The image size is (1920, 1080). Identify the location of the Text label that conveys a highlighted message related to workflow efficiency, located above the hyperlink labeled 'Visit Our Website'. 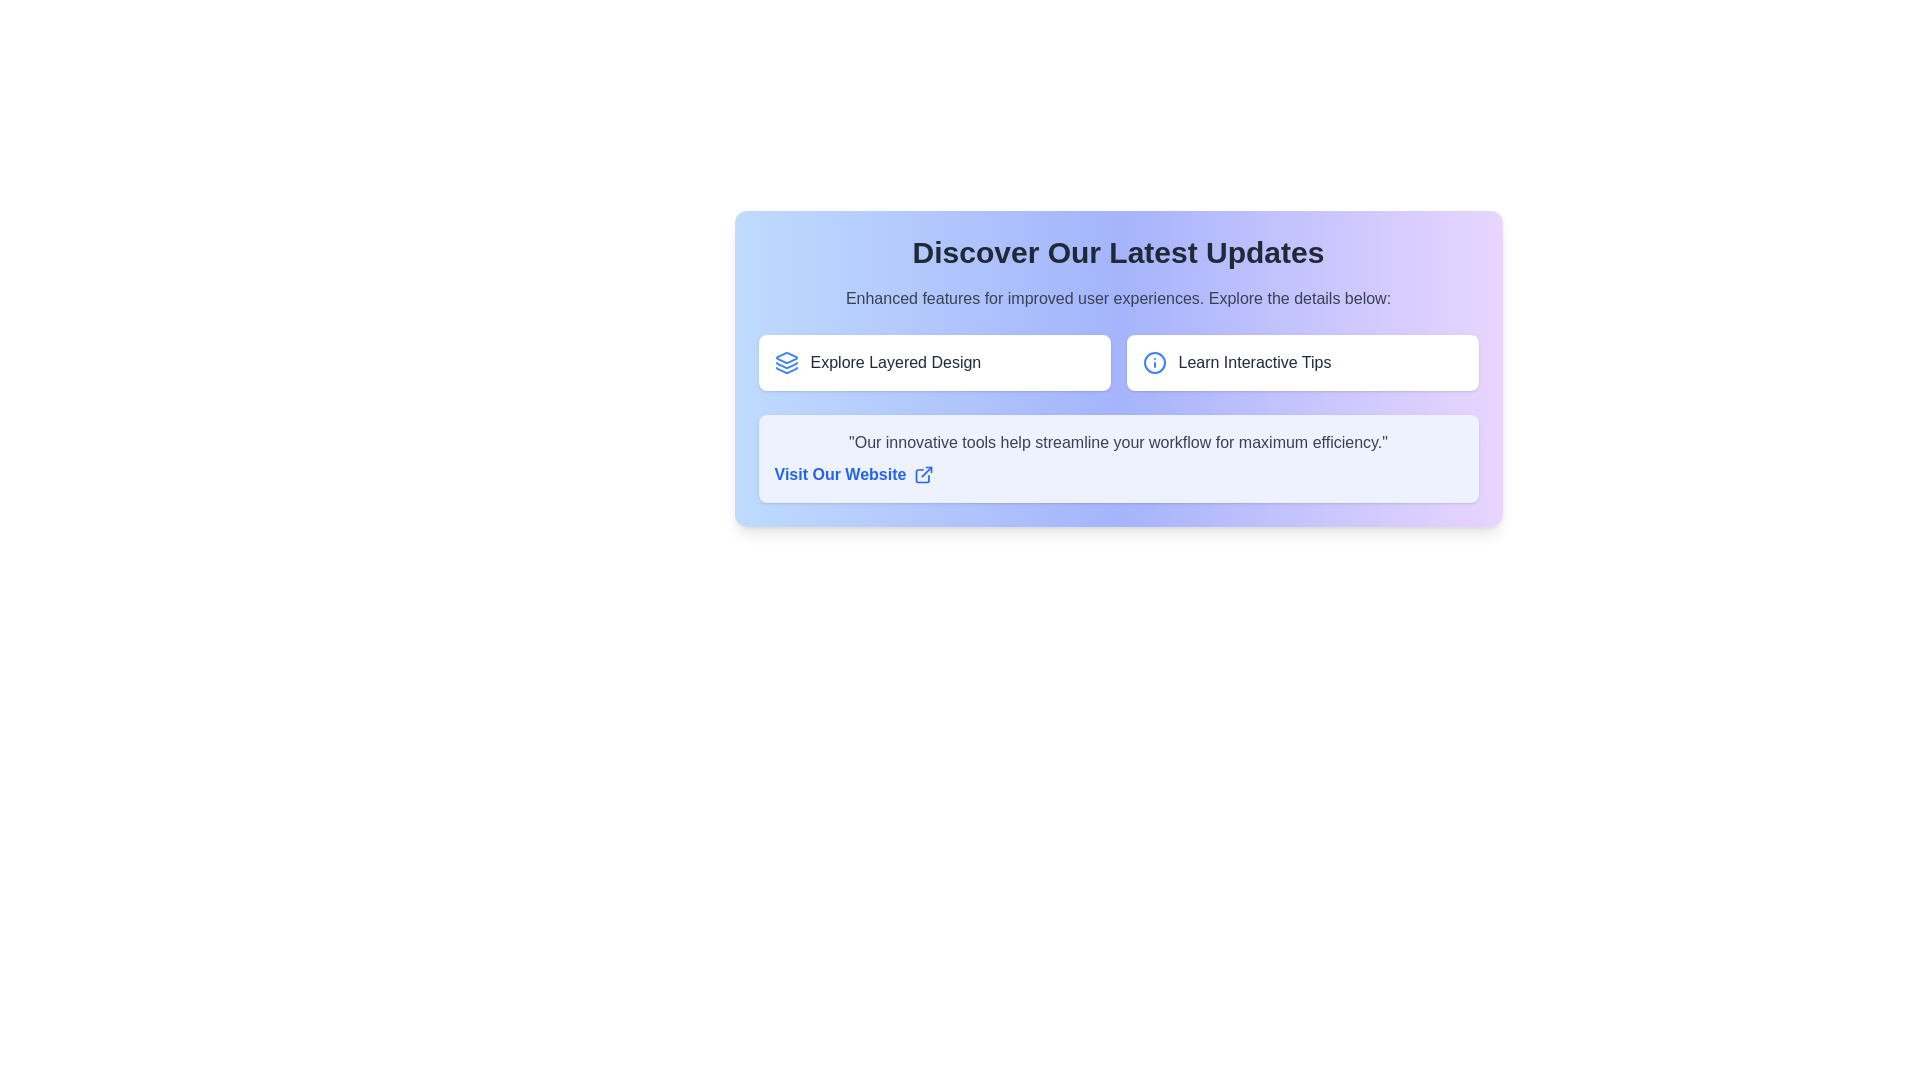
(1117, 442).